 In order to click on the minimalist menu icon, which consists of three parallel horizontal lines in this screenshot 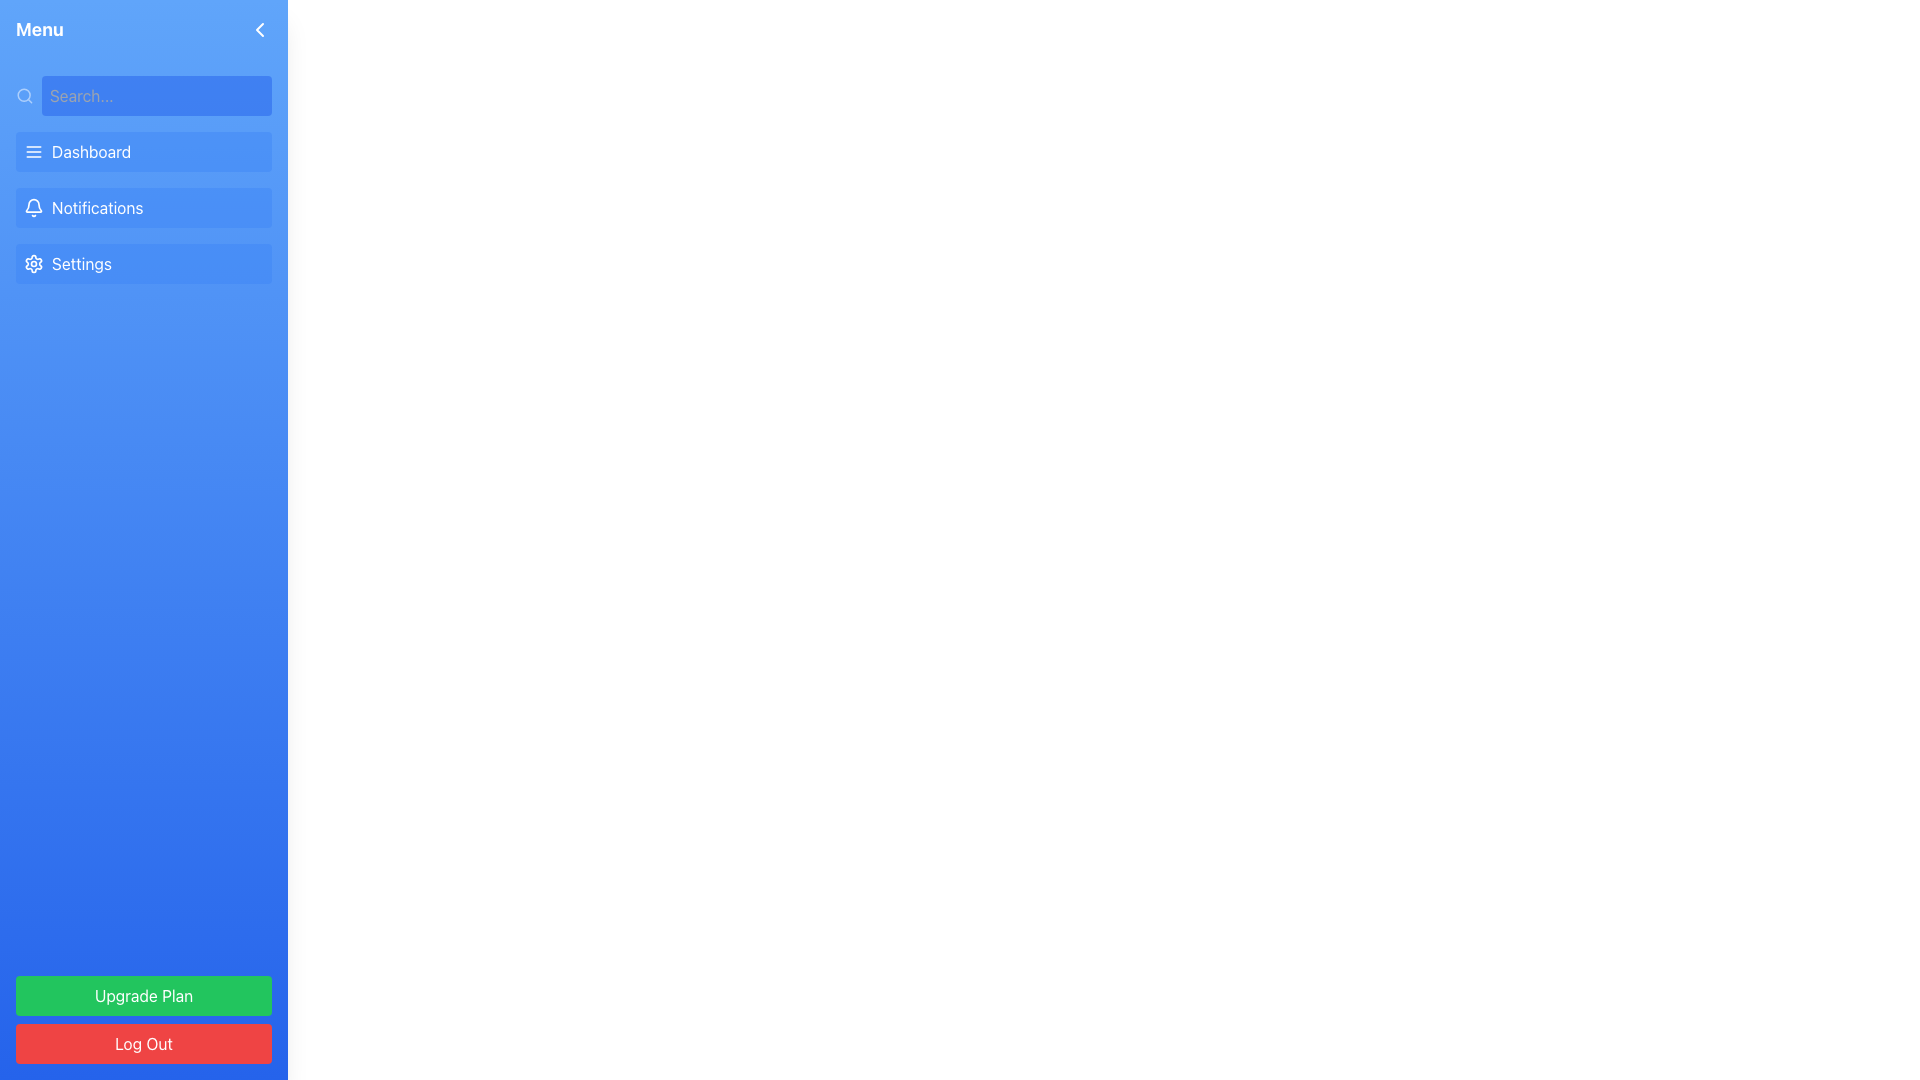, I will do `click(33, 150)`.